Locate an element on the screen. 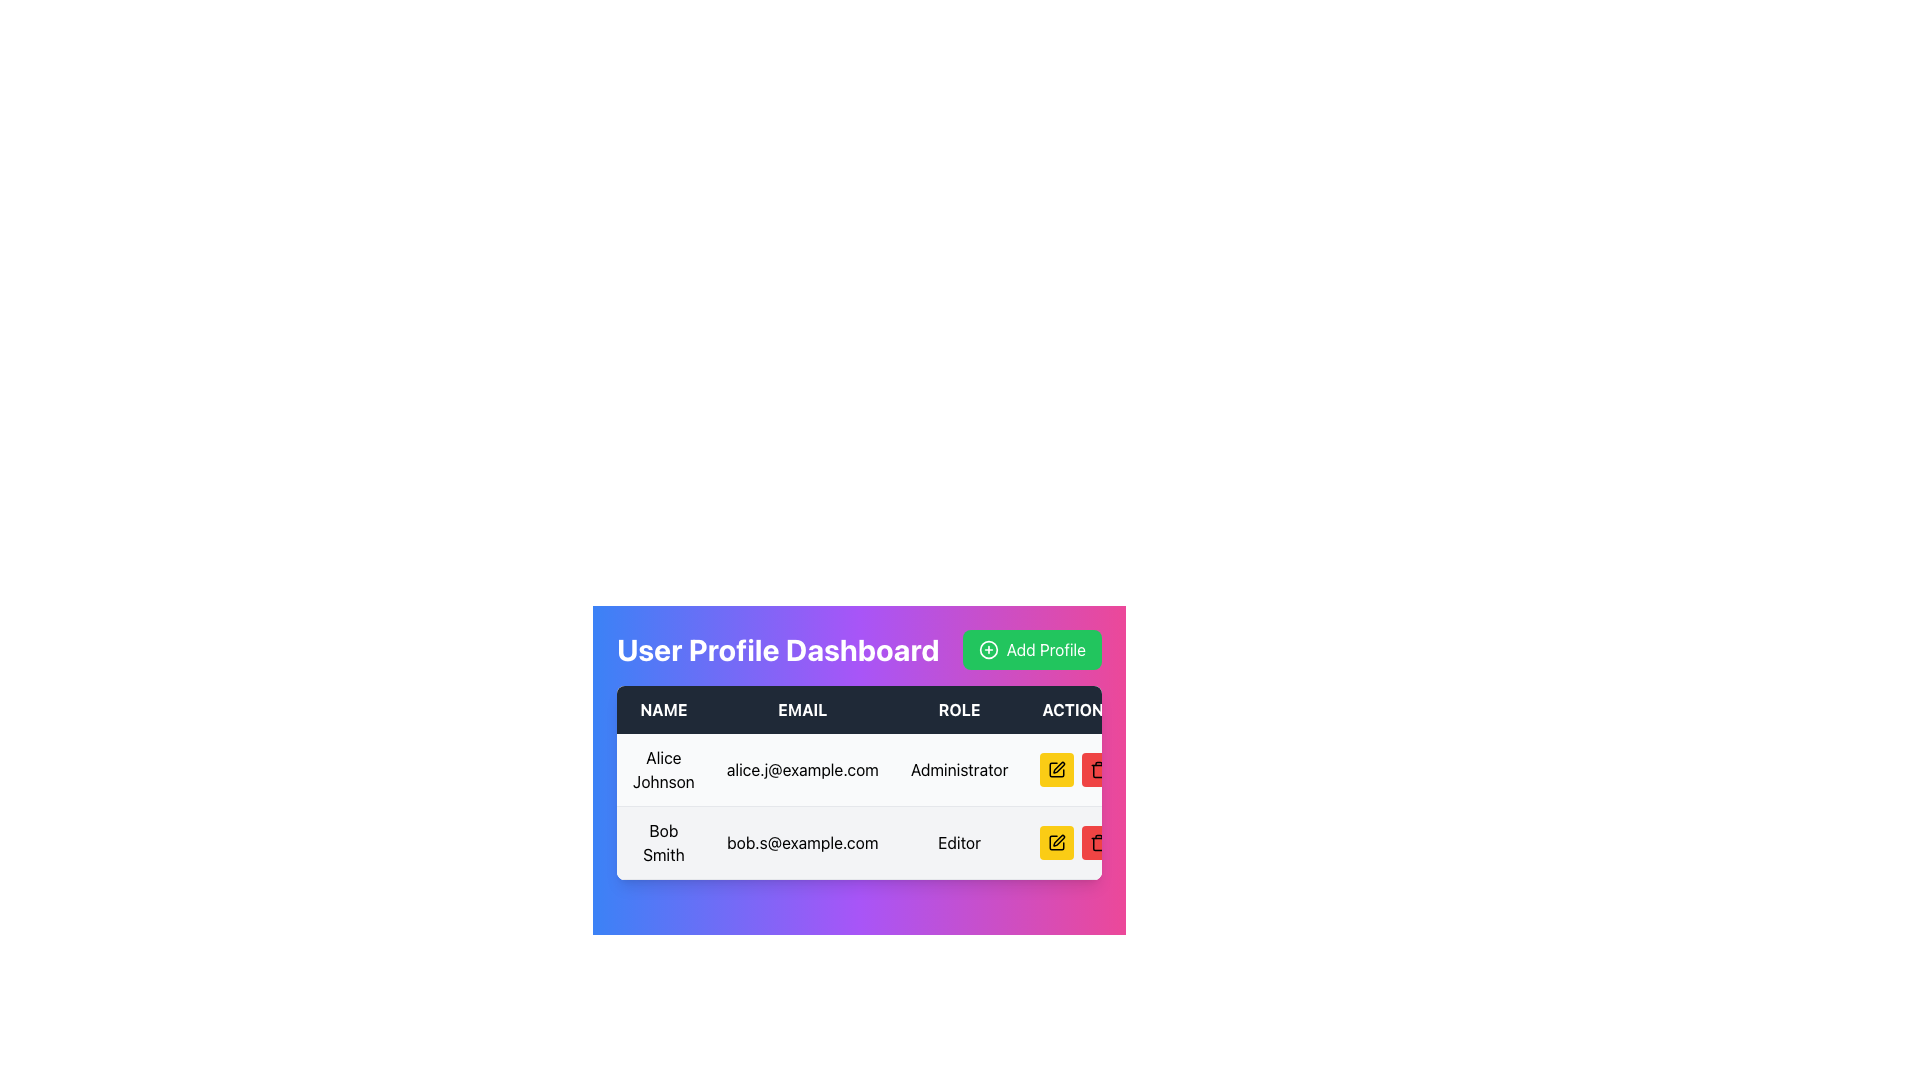 This screenshot has width=1920, height=1080. the TextDisplay element that shows the email address for user 'Alice Johnson' in the EMAIL column of the user information table is located at coordinates (802, 769).